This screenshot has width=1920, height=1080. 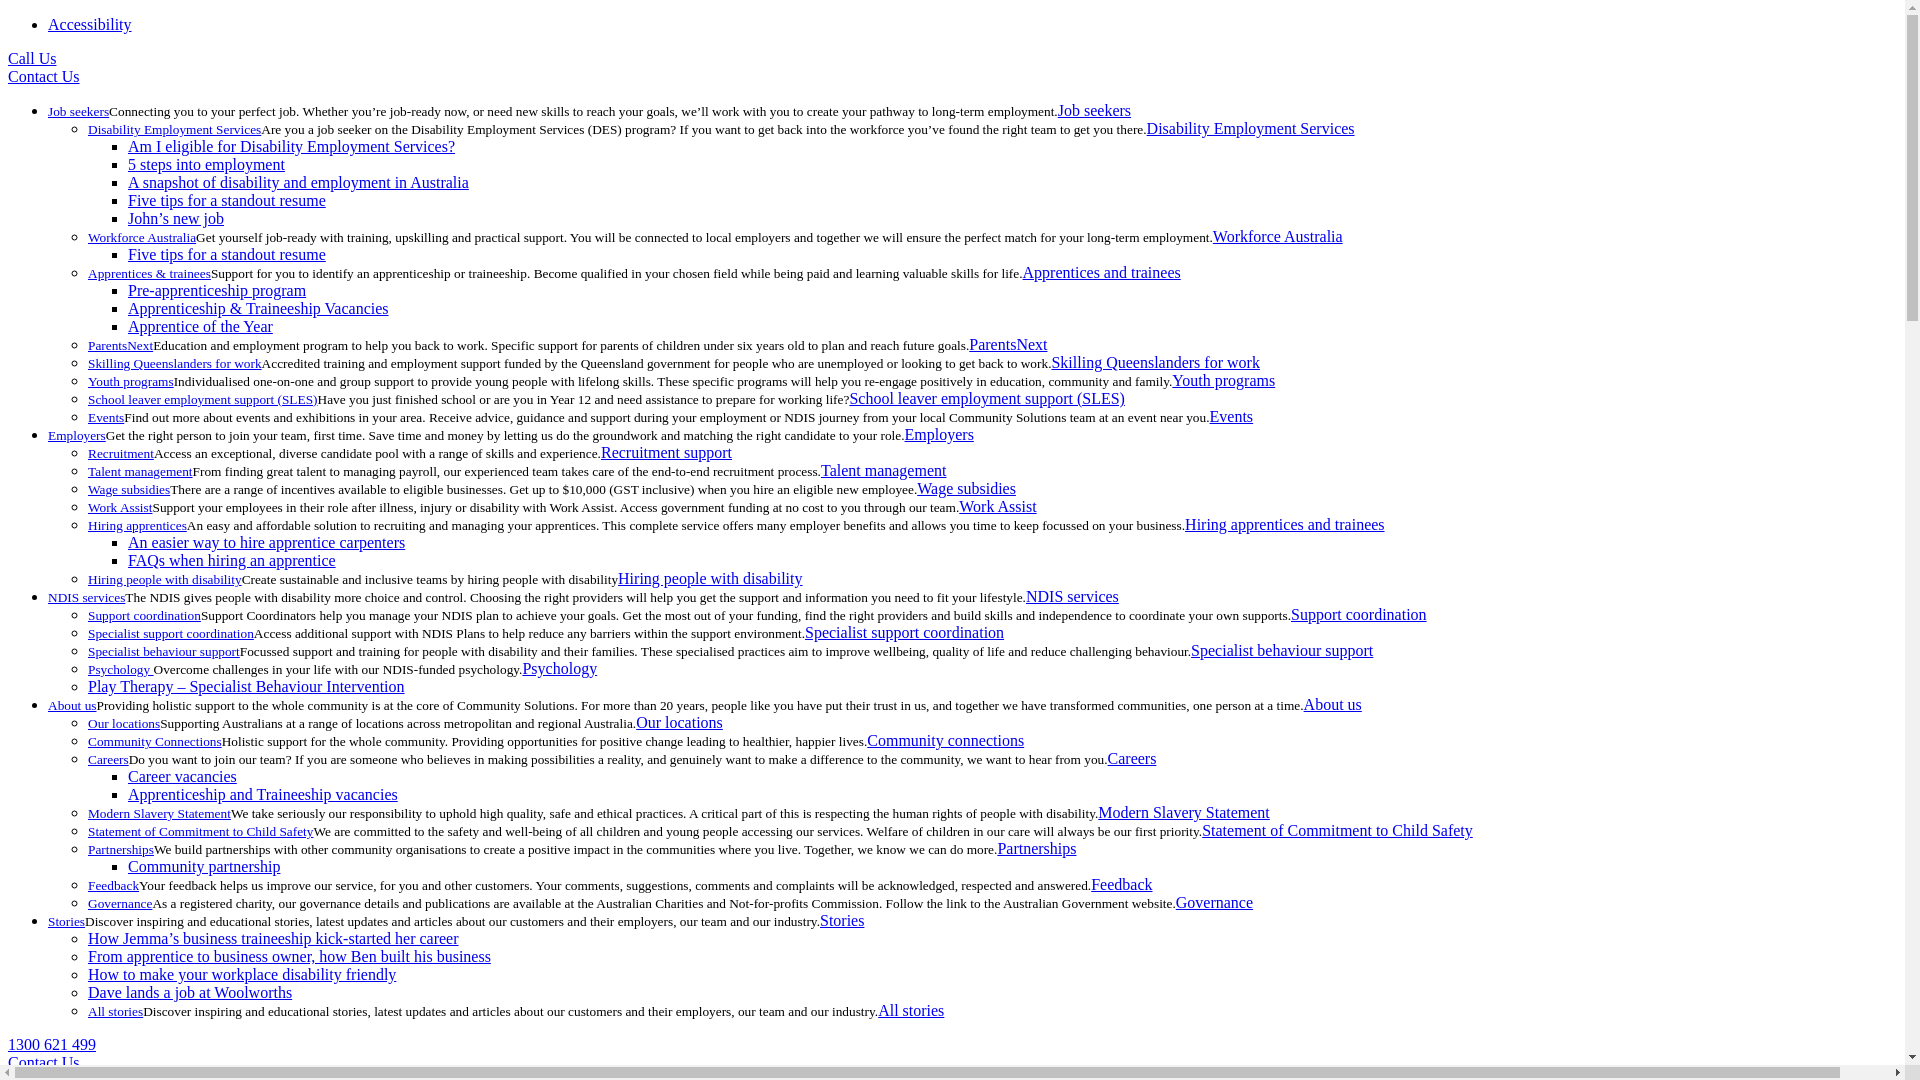 What do you see at coordinates (257, 308) in the screenshot?
I see `'Apprenticeship & Traineeship Vacancies'` at bounding box center [257, 308].